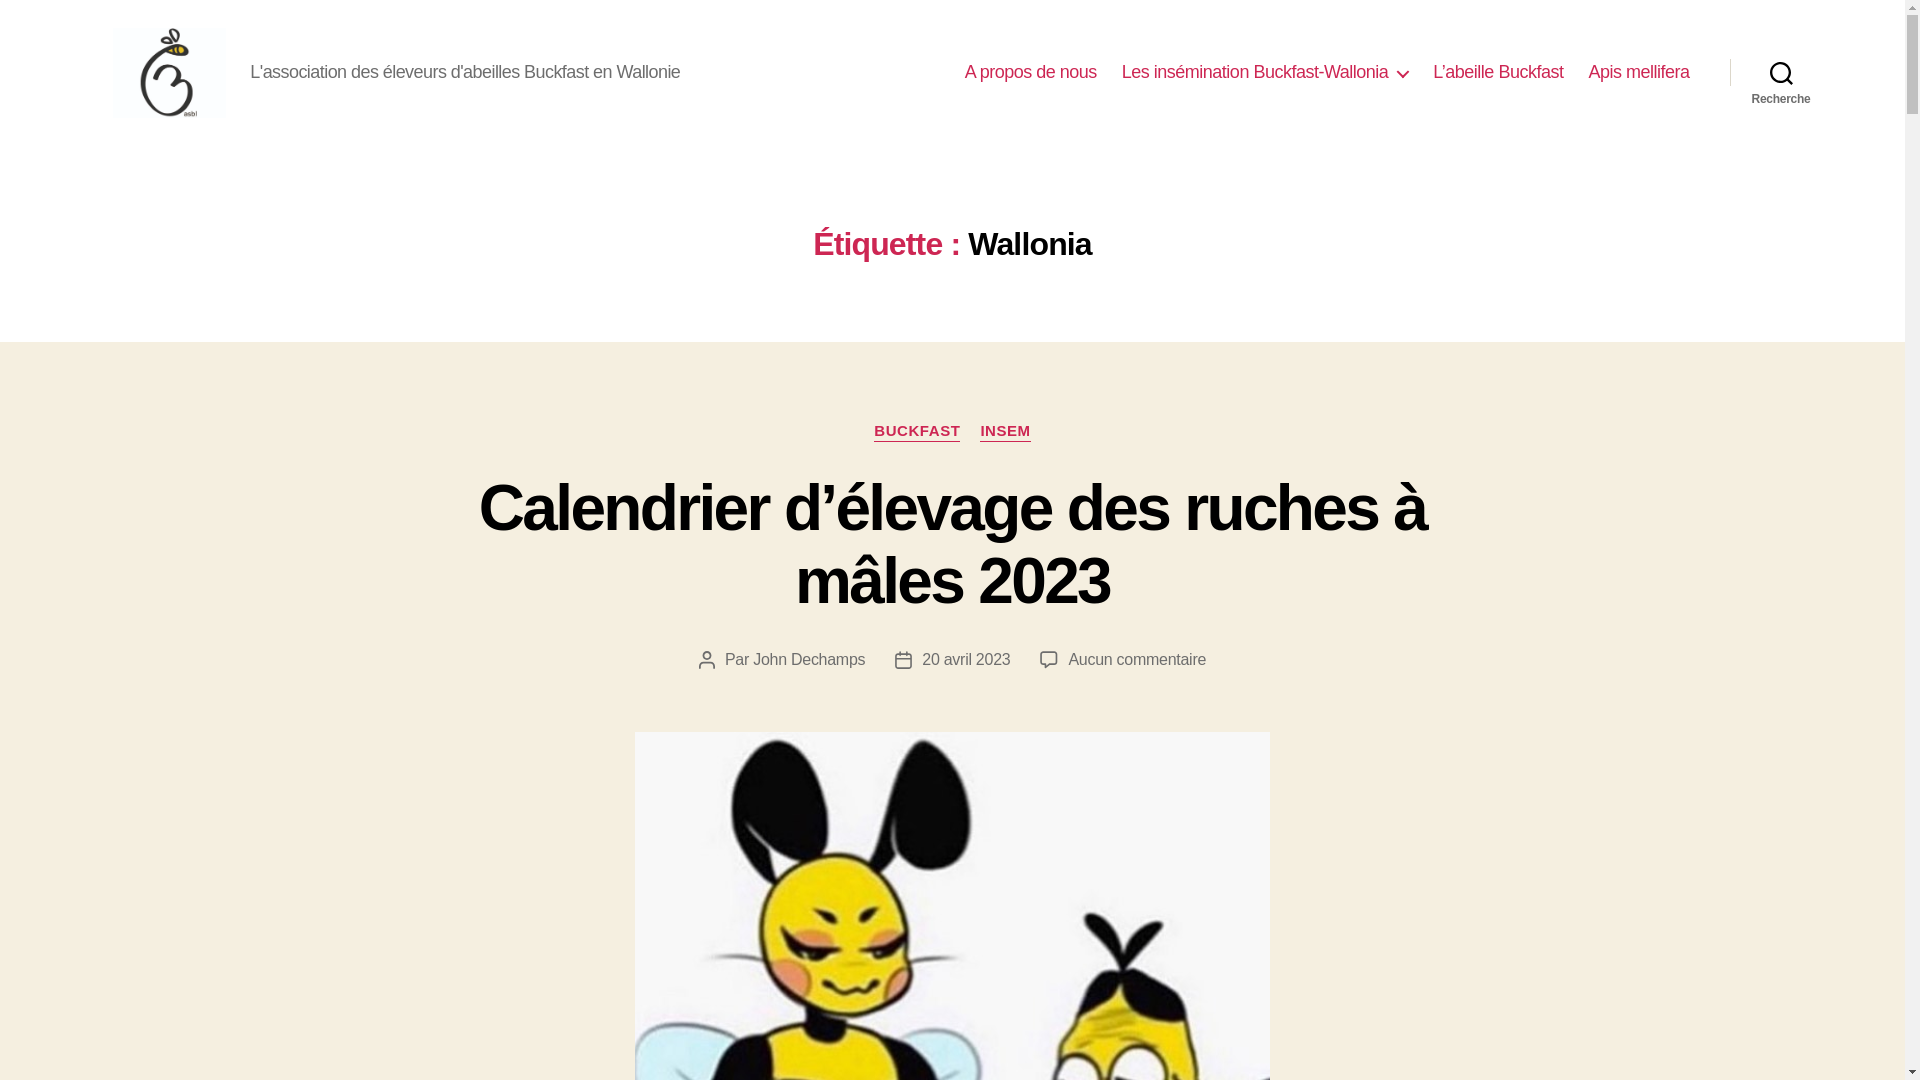 The height and width of the screenshot is (1080, 1920). What do you see at coordinates (809, 659) in the screenshot?
I see `'John Dechamps'` at bounding box center [809, 659].